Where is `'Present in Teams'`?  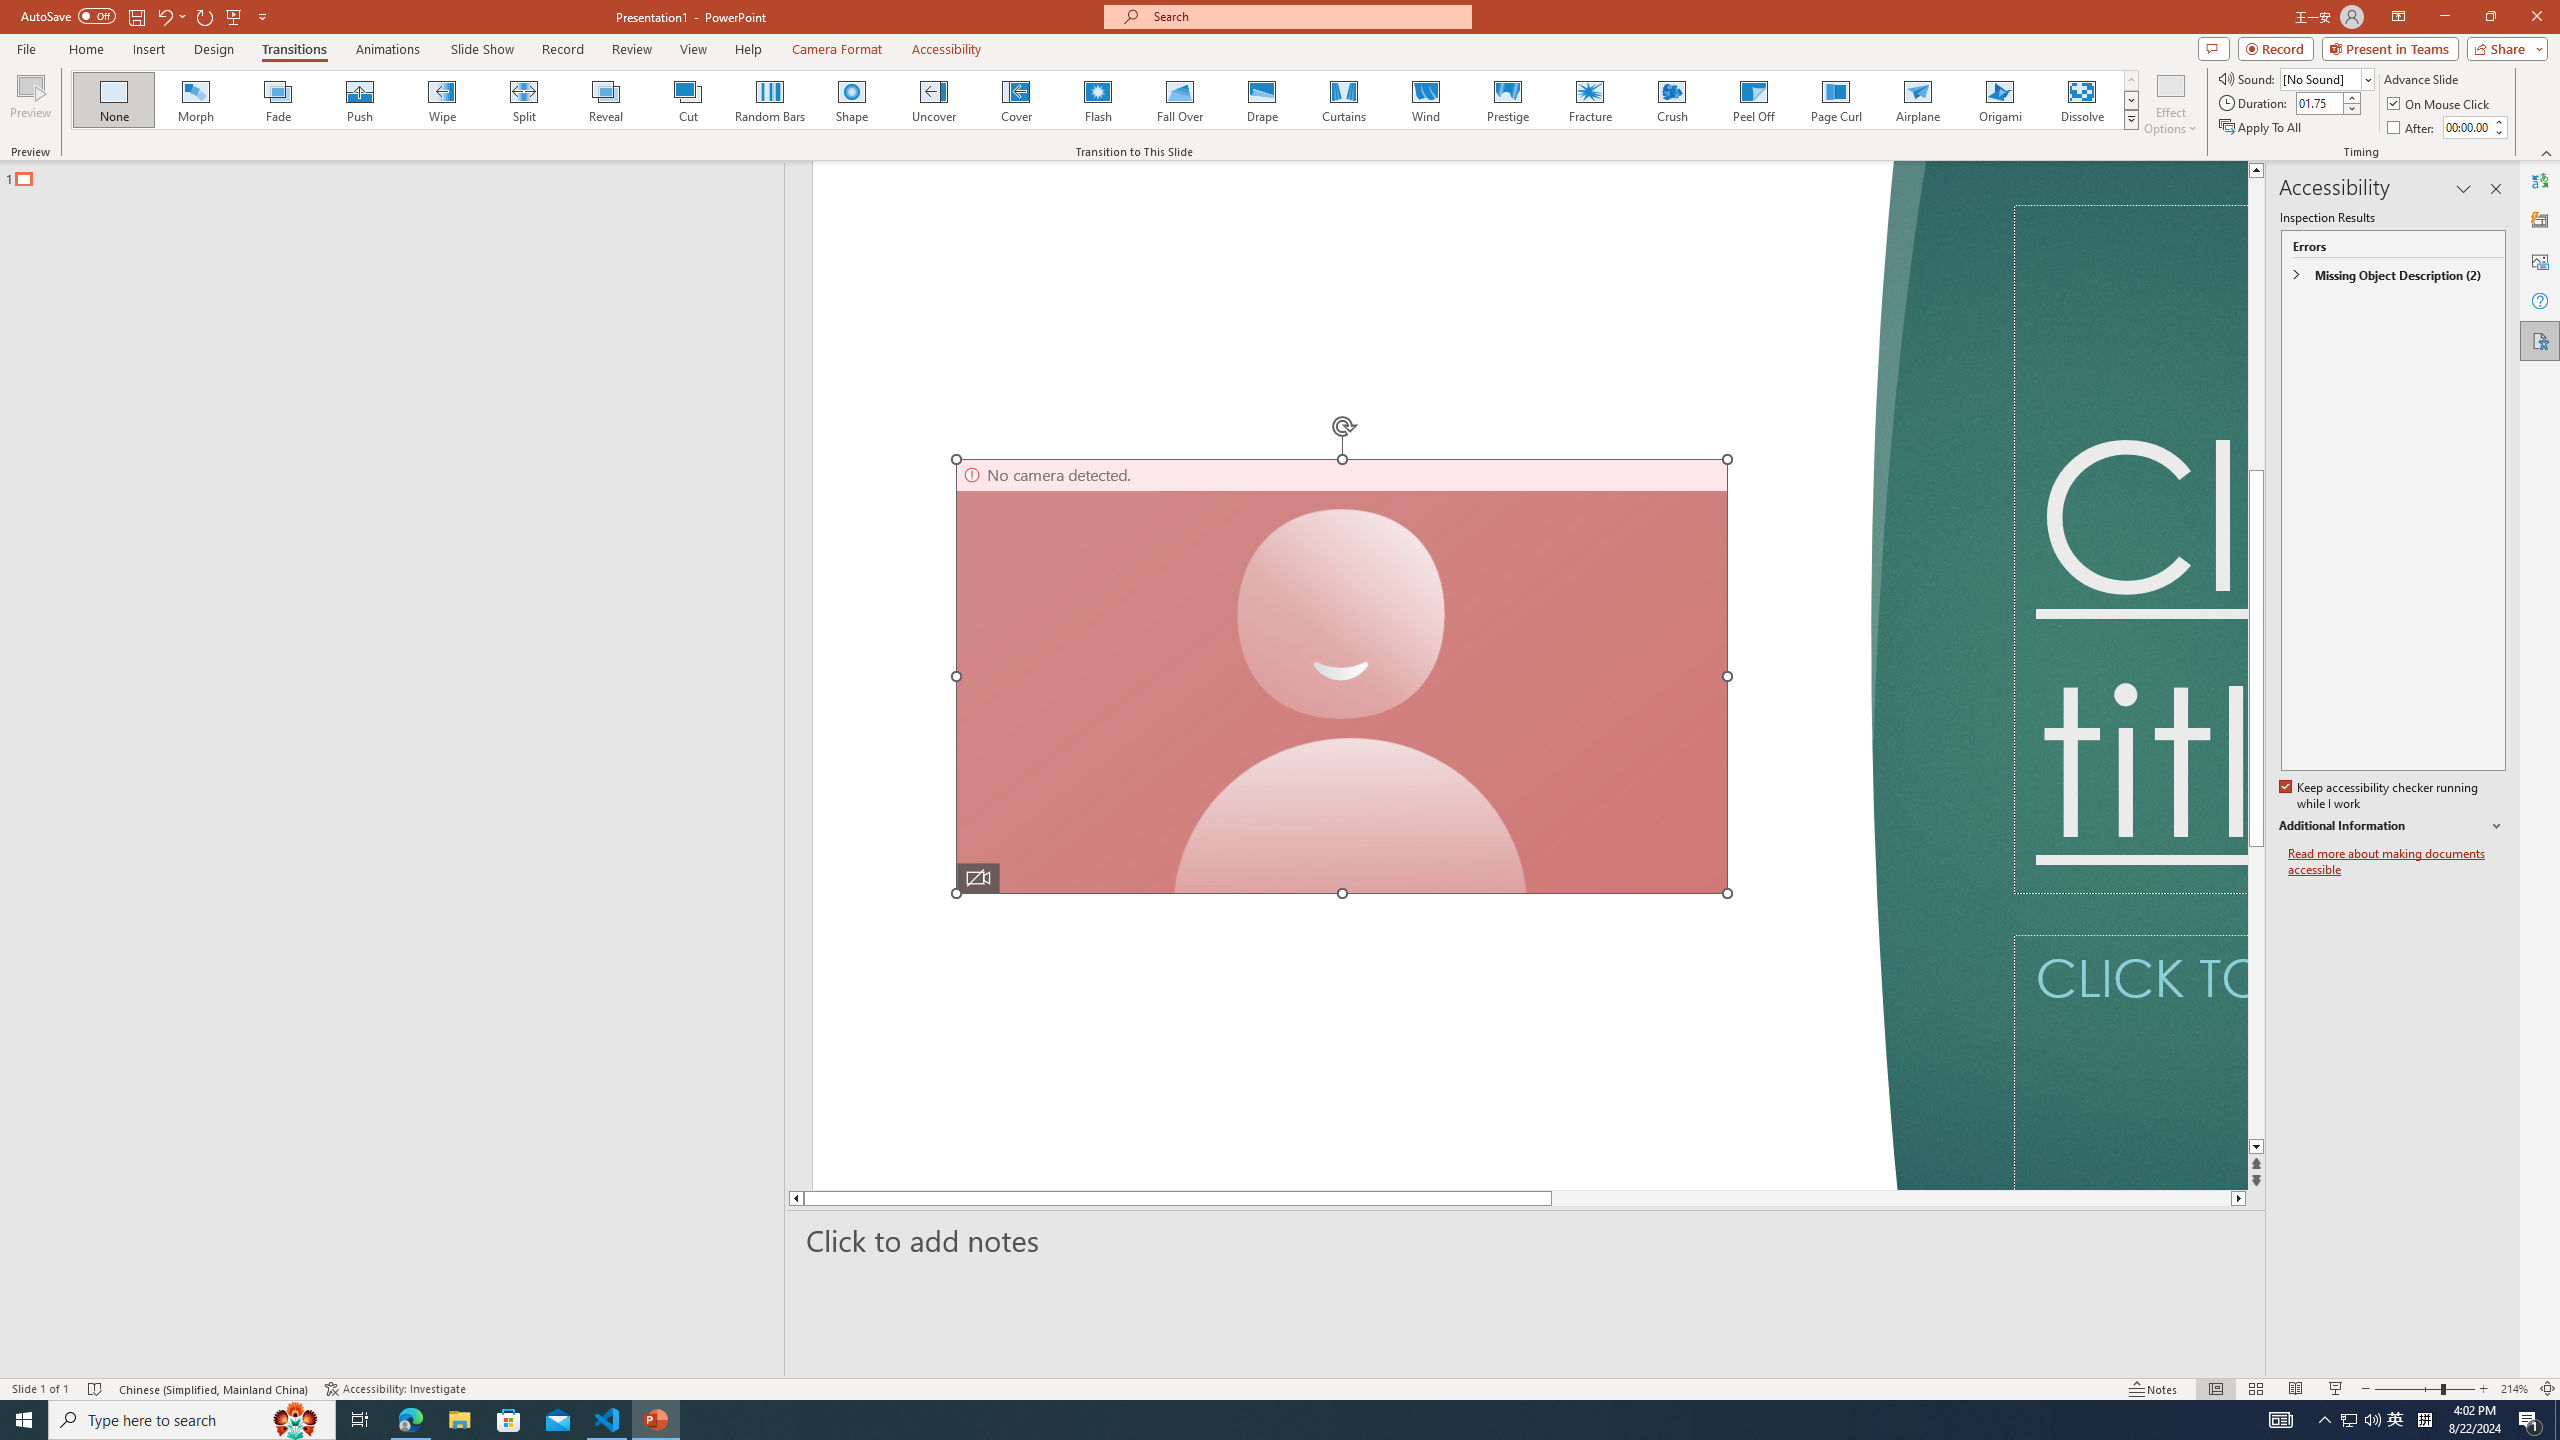
'Present in Teams' is located at coordinates (2390, 47).